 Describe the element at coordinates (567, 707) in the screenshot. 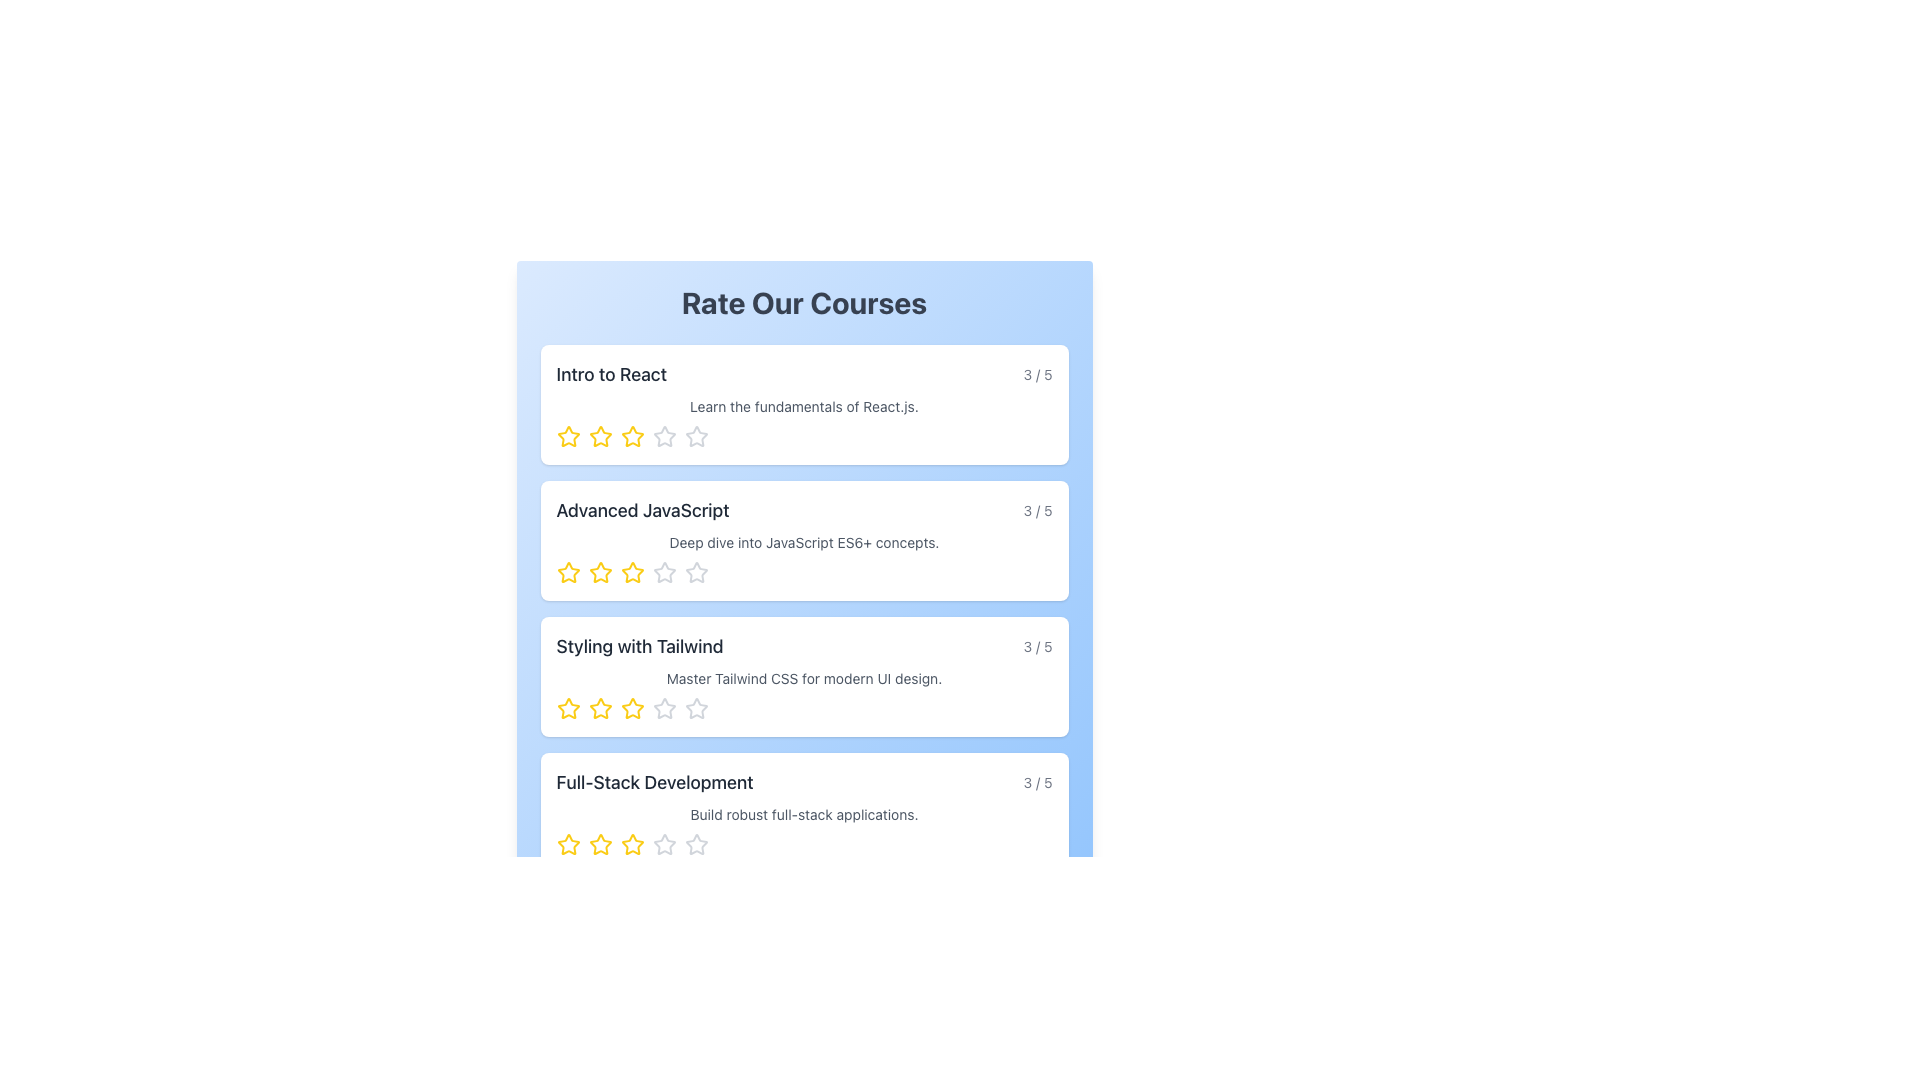

I see `the first star icon in the rating section under the 'Styling with Tailwind' course` at that location.